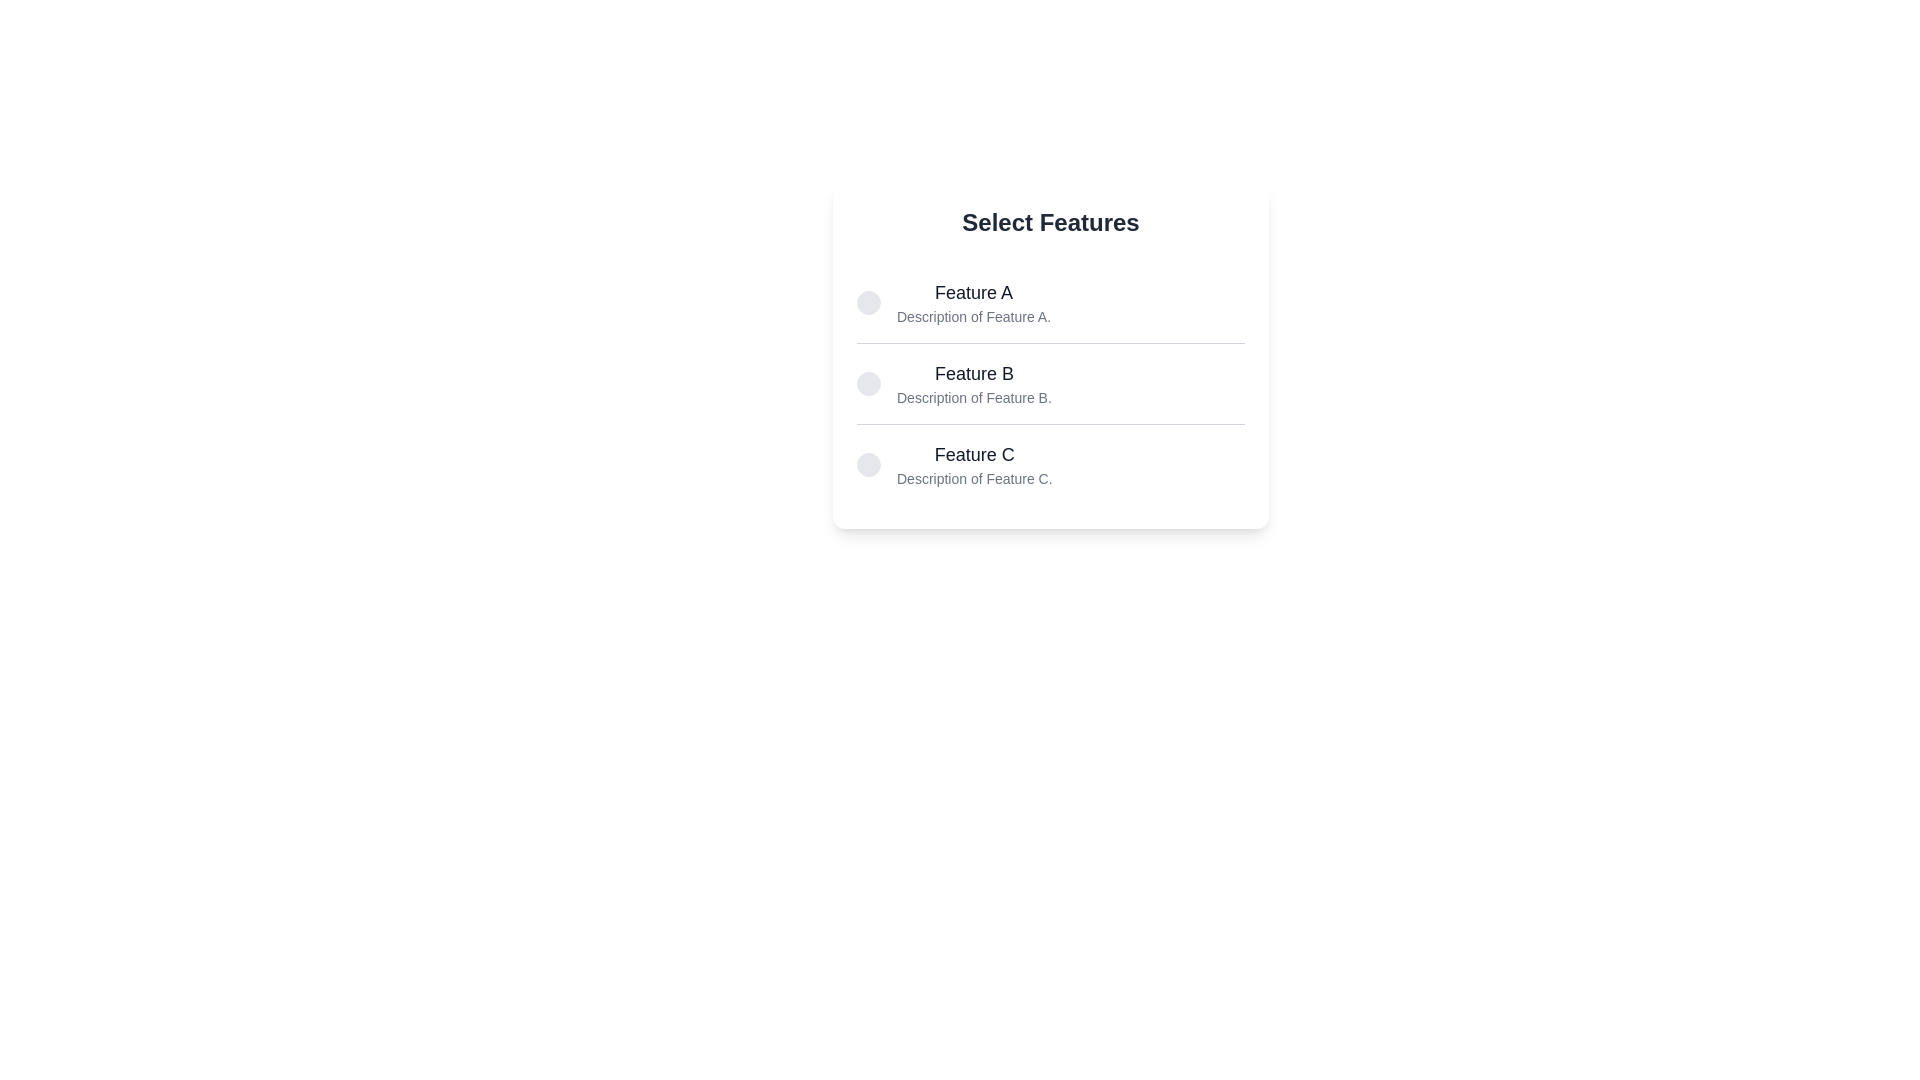 The height and width of the screenshot is (1080, 1920). I want to click on the text label that reads 'Feature A', which is styled in a bold and larger font size, colored dark gray, and located at the top of a vertically aligned group in the interface, so click(974, 293).